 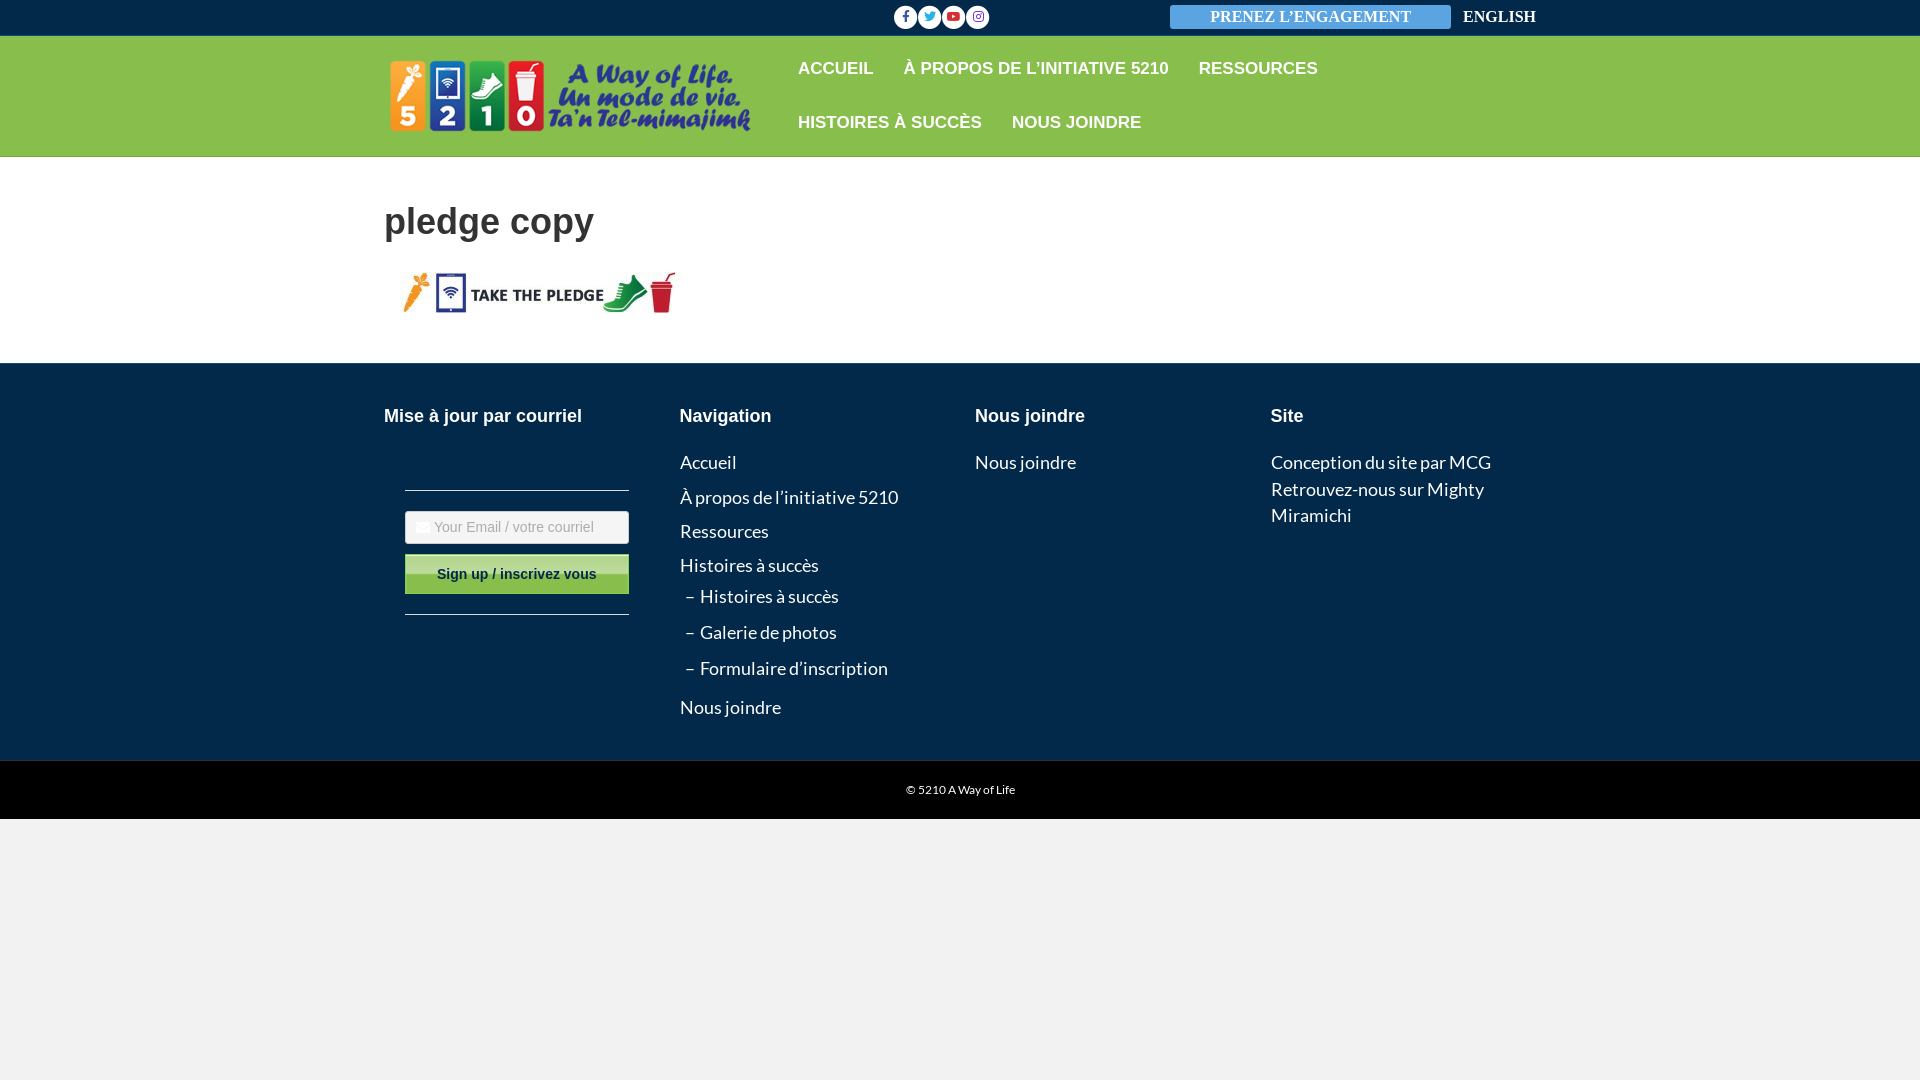 What do you see at coordinates (905, 16) in the screenshot?
I see `'Facebook'` at bounding box center [905, 16].